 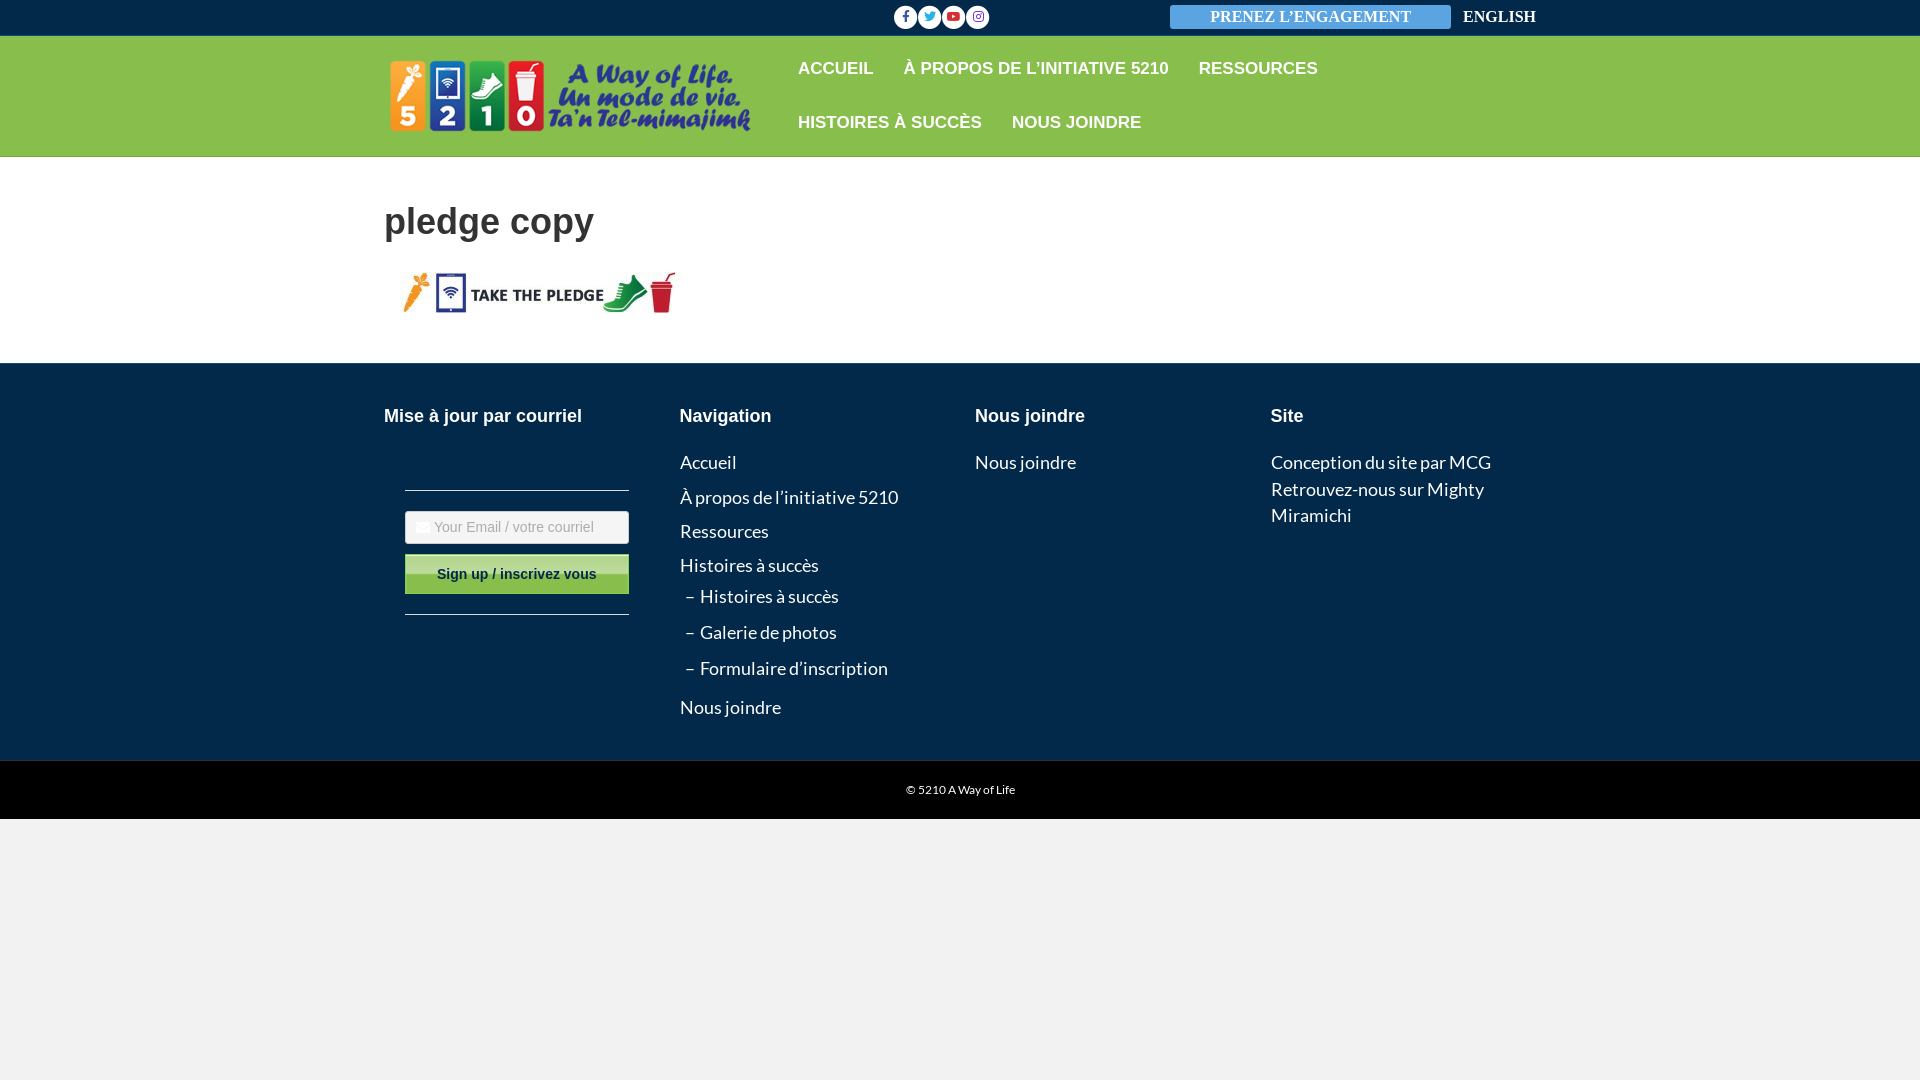 What do you see at coordinates (905, 16) in the screenshot?
I see `'Facebook'` at bounding box center [905, 16].